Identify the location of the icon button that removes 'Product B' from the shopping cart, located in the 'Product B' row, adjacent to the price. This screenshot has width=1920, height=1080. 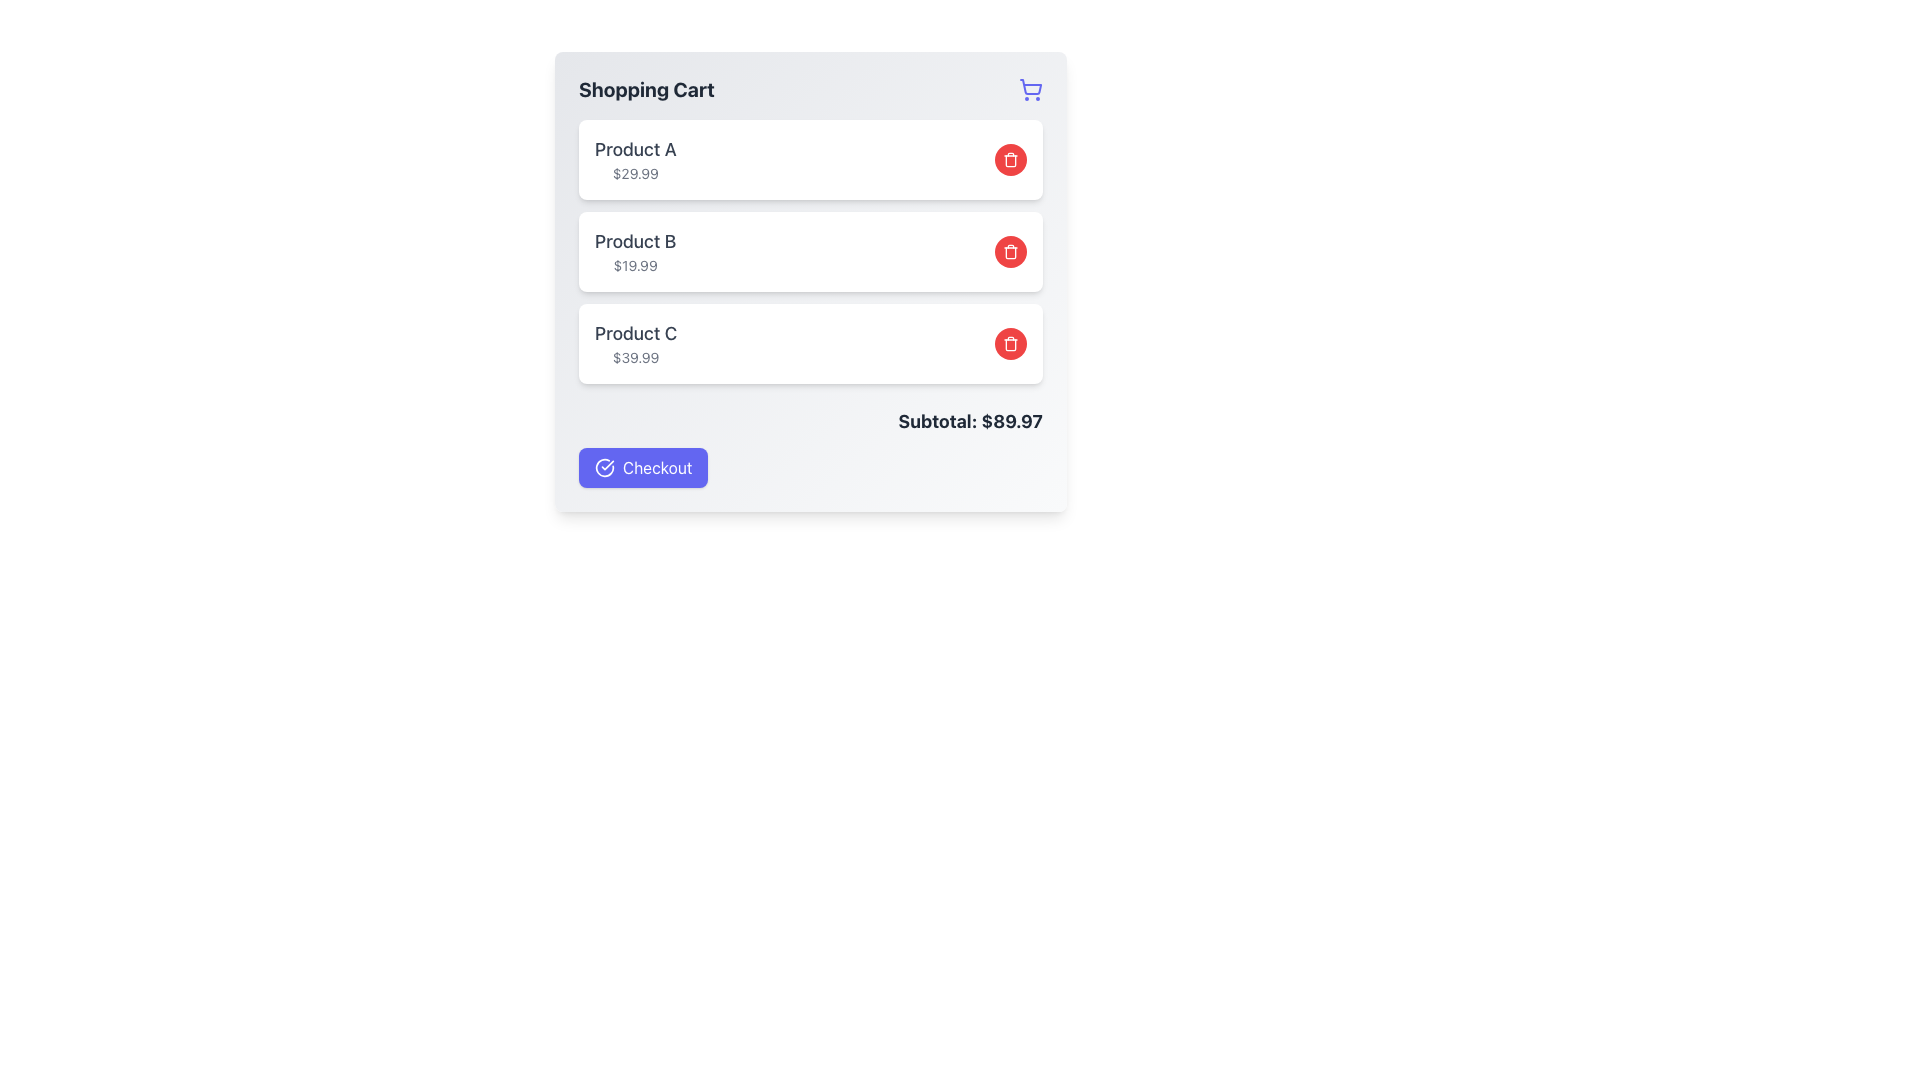
(1011, 158).